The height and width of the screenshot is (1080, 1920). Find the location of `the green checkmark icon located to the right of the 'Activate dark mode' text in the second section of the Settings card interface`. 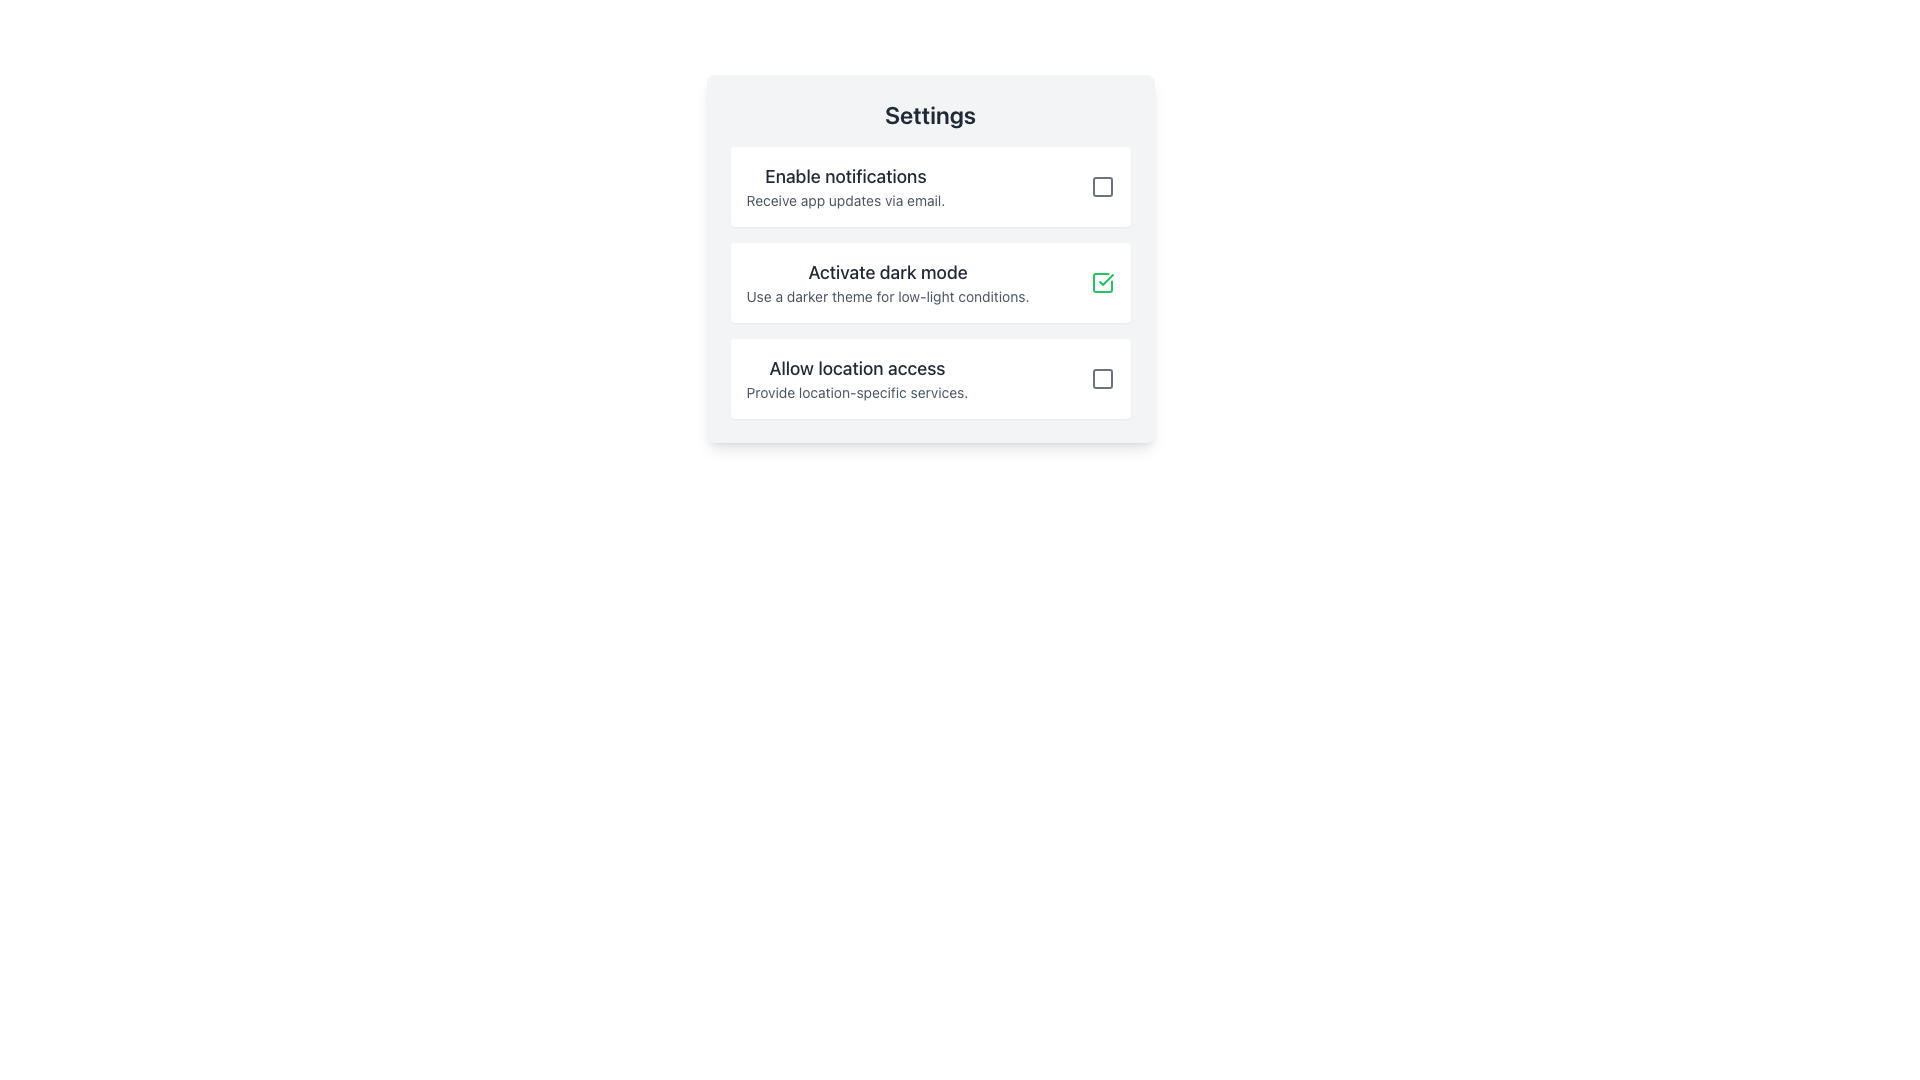

the green checkmark icon located to the right of the 'Activate dark mode' text in the second section of the Settings card interface is located at coordinates (1101, 282).